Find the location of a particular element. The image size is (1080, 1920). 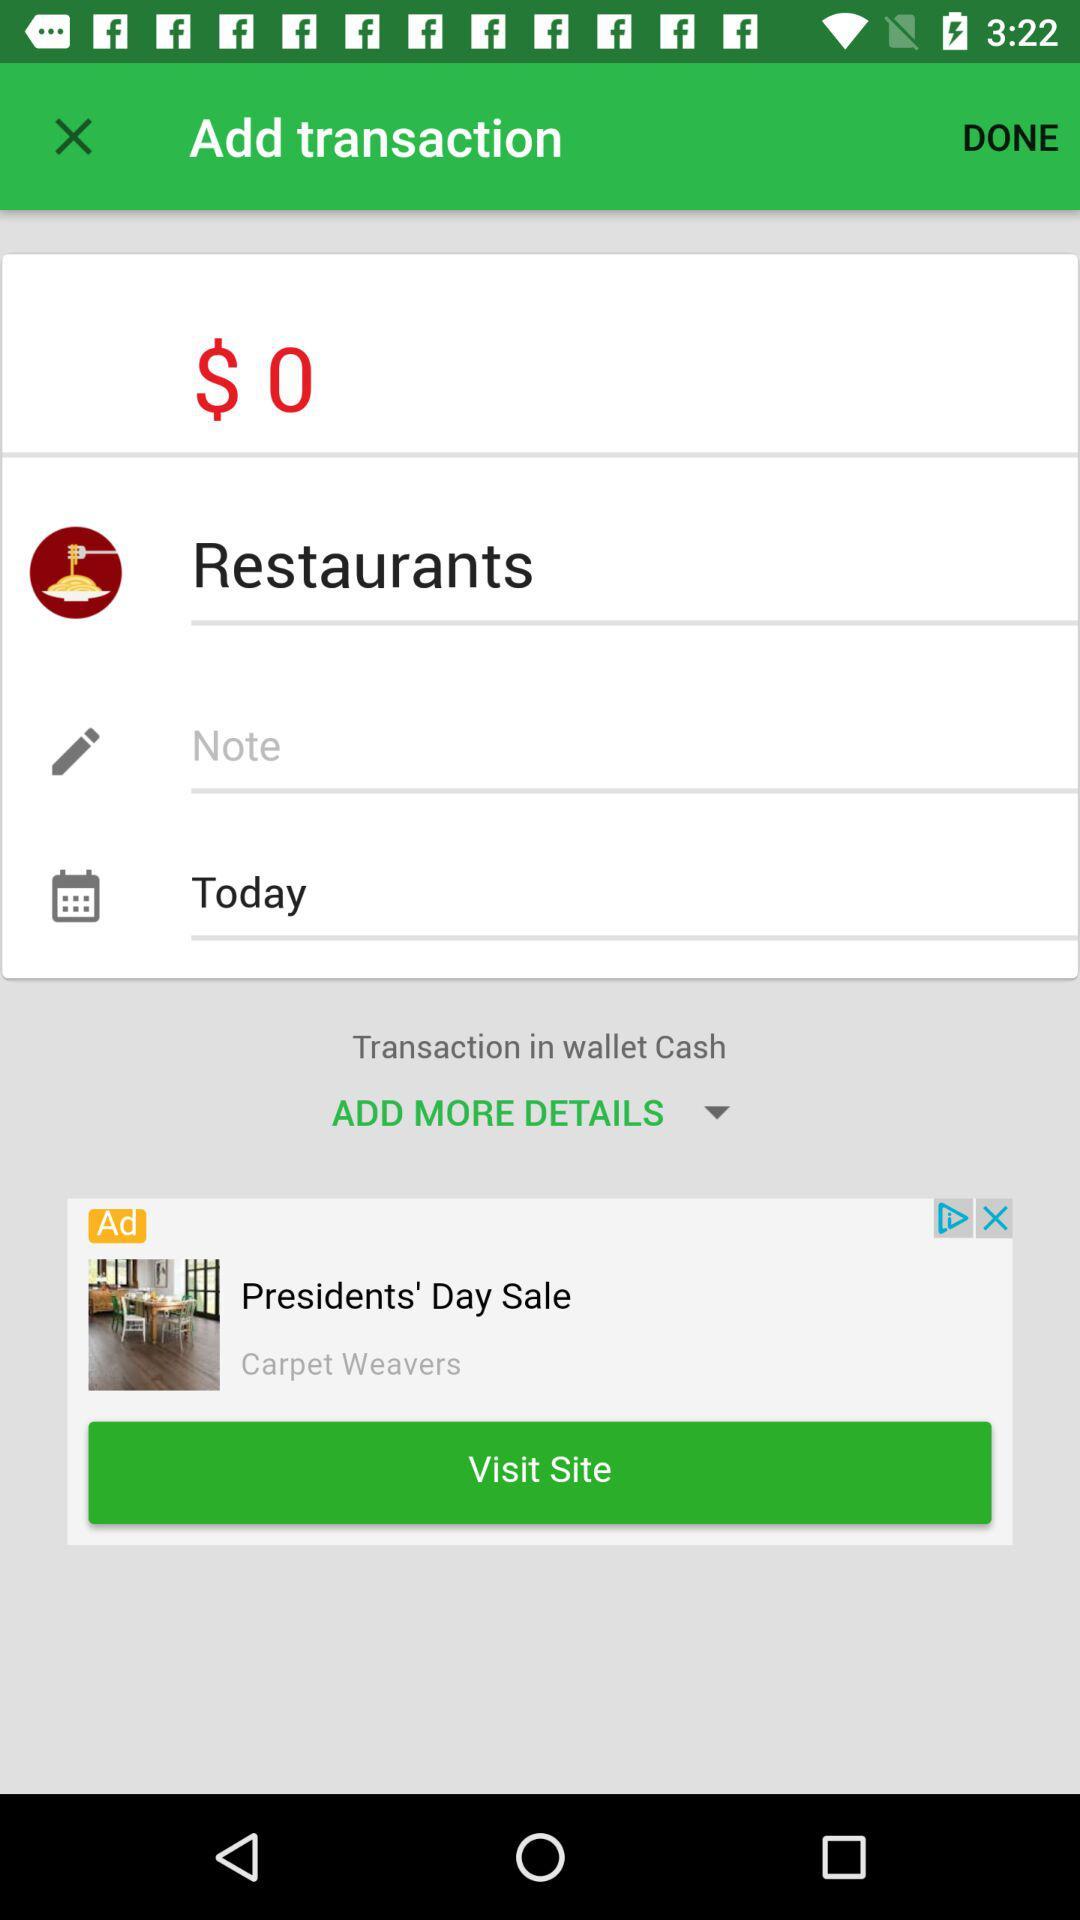

opens an advertisement is located at coordinates (540, 1370).